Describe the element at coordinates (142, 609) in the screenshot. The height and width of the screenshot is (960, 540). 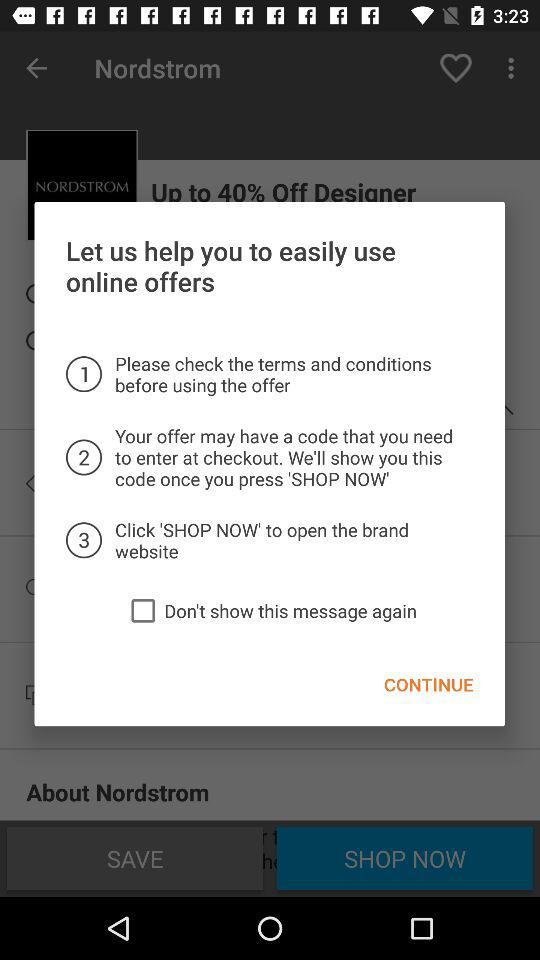
I see `item below click shop now` at that location.